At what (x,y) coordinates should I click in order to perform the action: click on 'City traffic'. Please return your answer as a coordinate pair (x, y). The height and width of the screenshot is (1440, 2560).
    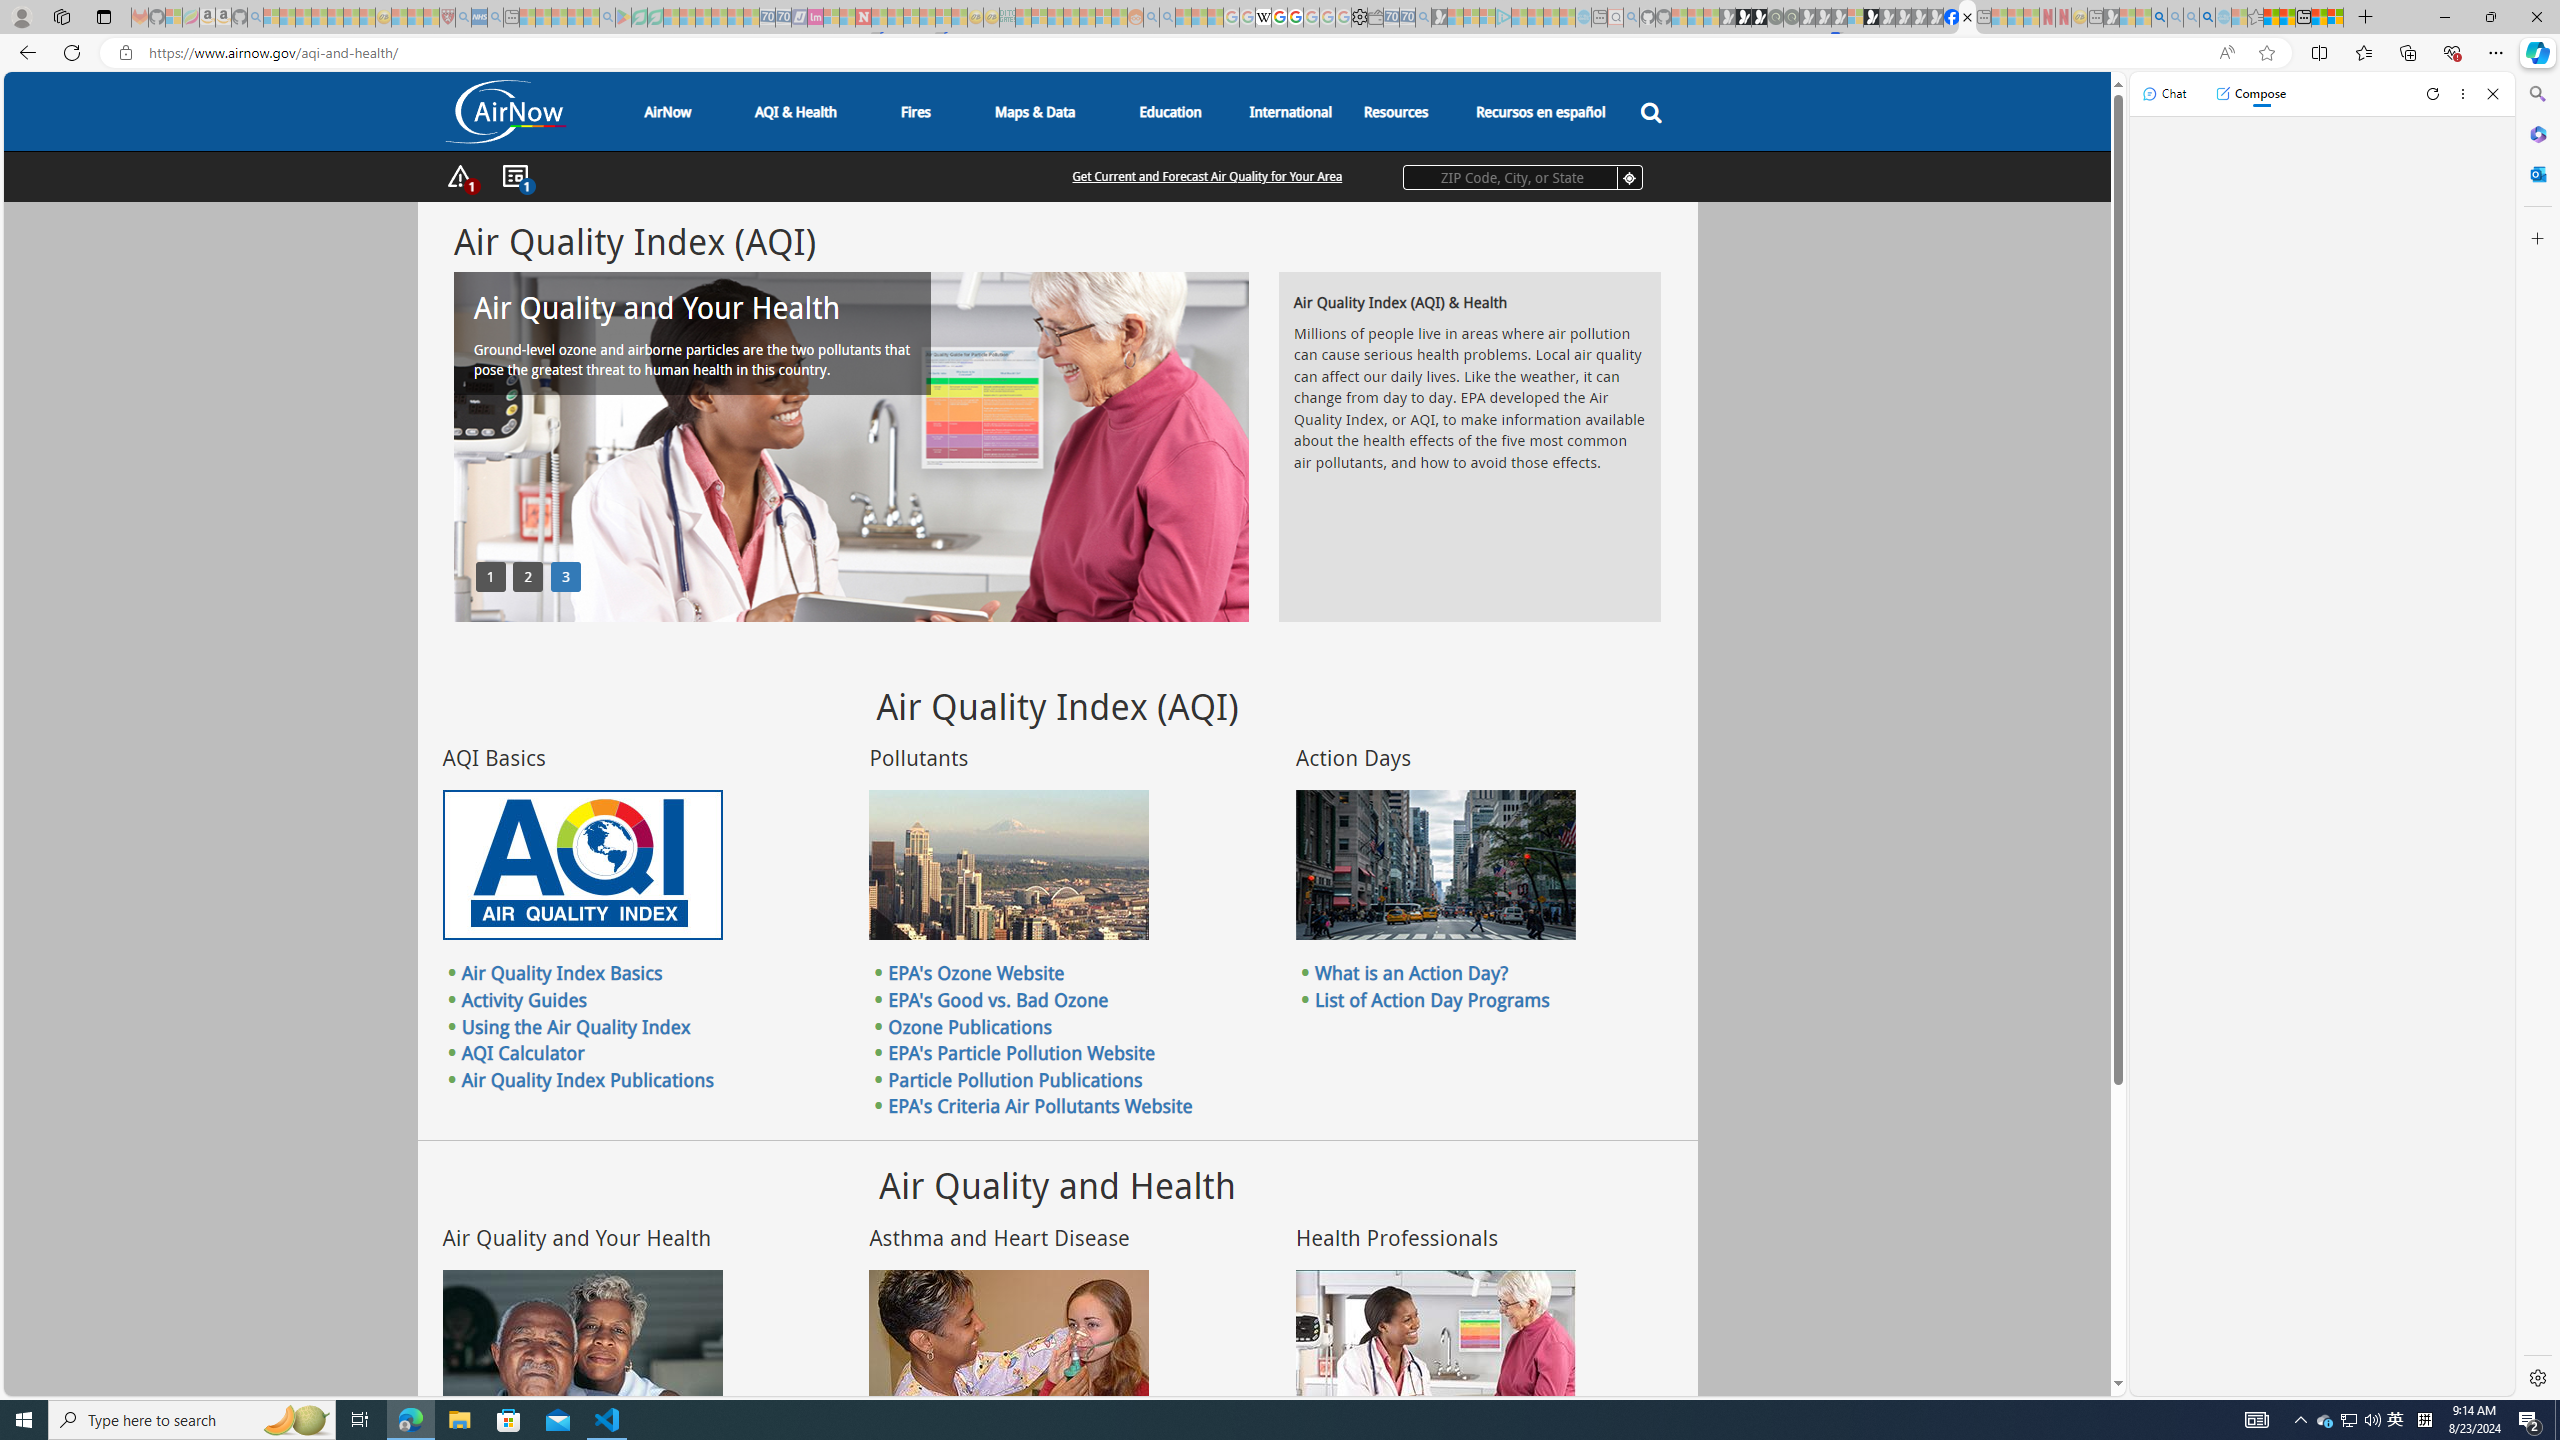
    Looking at the image, I should click on (1435, 865).